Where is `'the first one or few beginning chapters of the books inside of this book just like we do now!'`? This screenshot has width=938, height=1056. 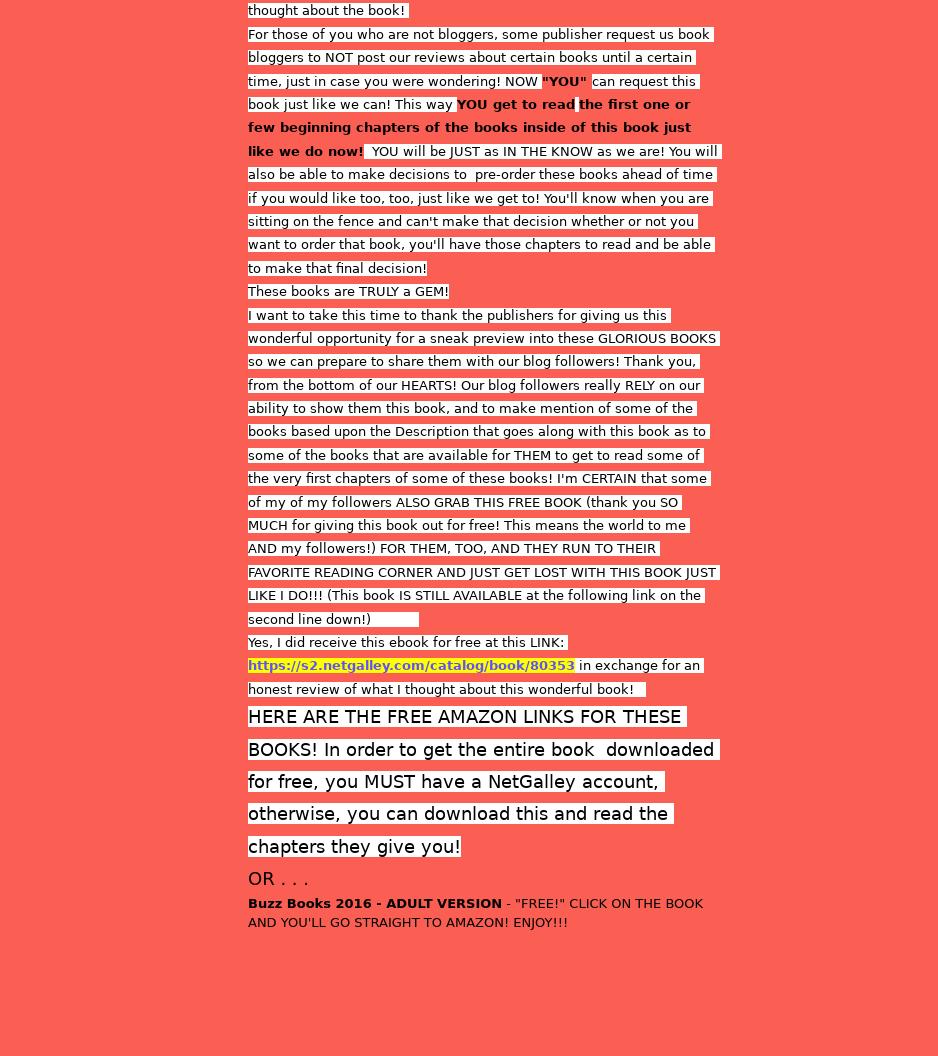 'the first one or few beginning chapters of the books inside of this book just like we do now!' is located at coordinates (472, 126).